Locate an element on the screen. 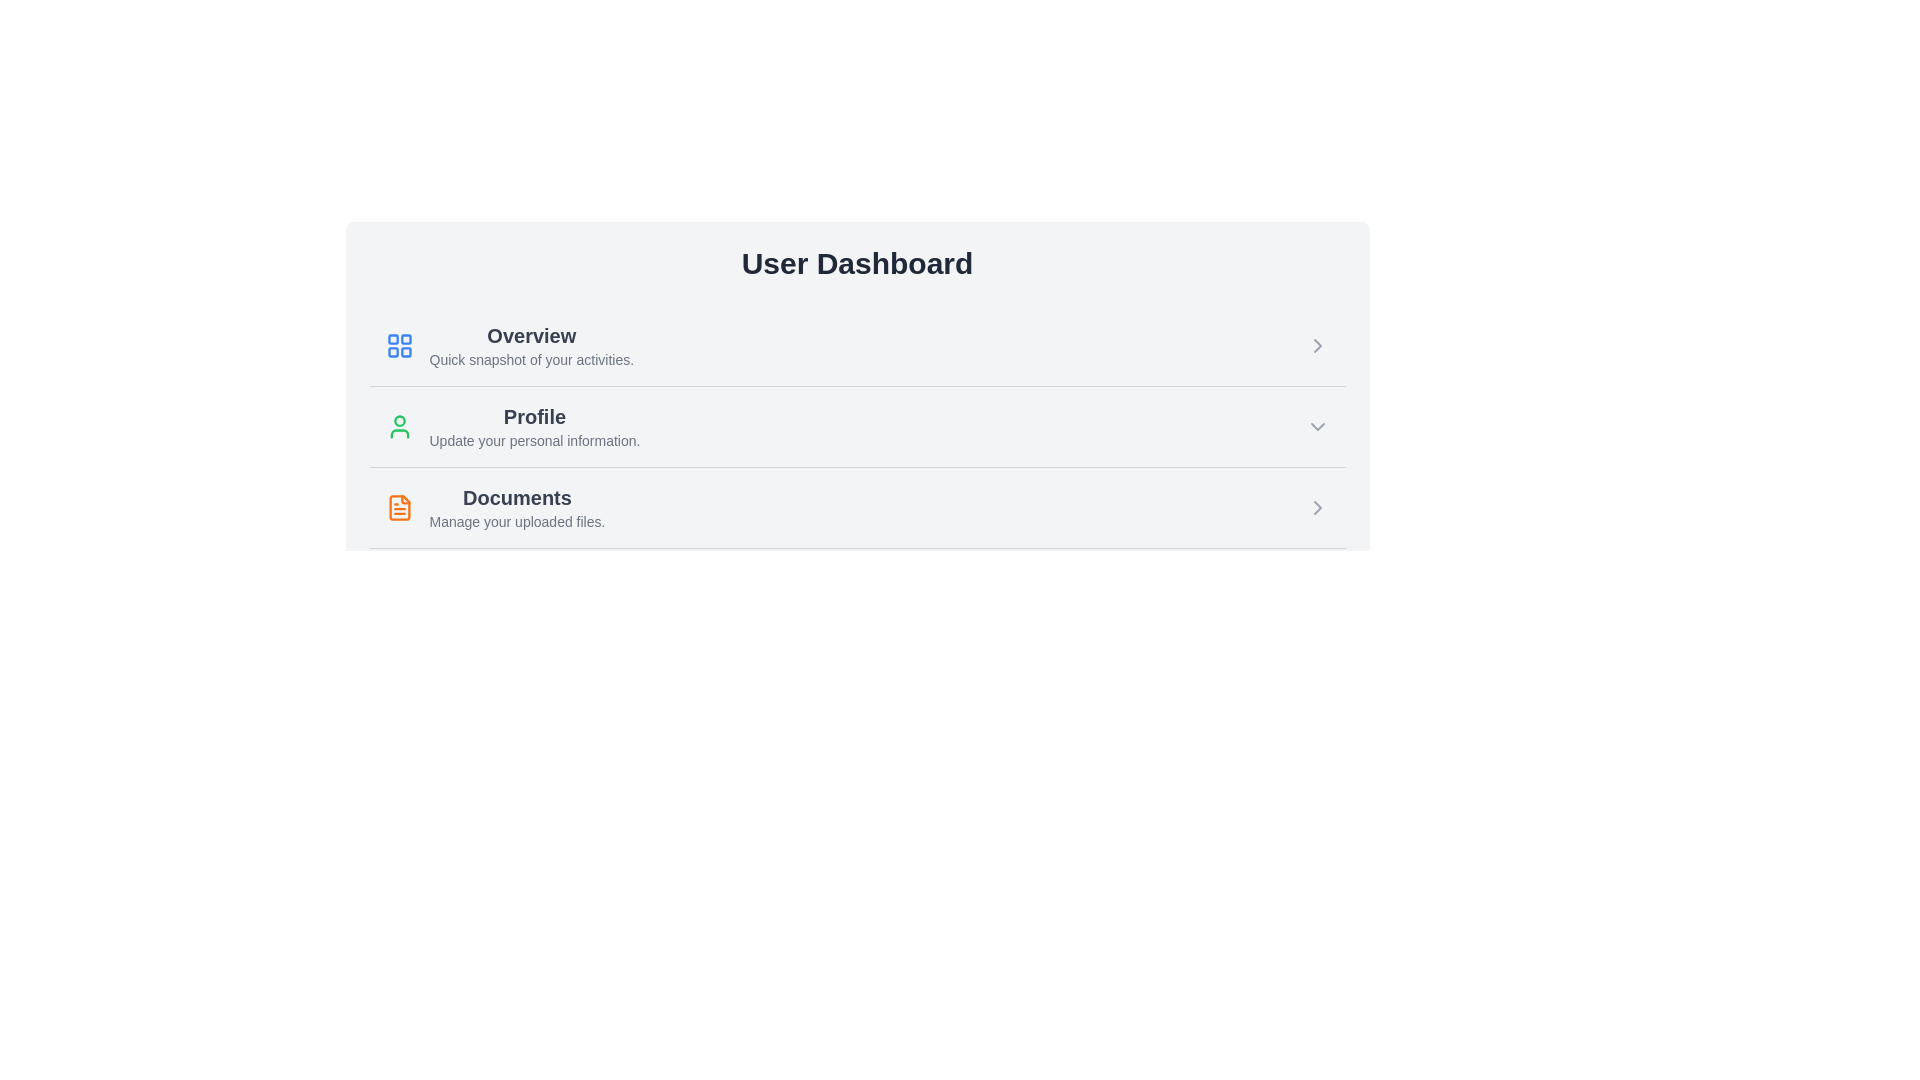  the rightward chevron arrow icon located at the top right of the 'Overview' item is located at coordinates (1317, 345).